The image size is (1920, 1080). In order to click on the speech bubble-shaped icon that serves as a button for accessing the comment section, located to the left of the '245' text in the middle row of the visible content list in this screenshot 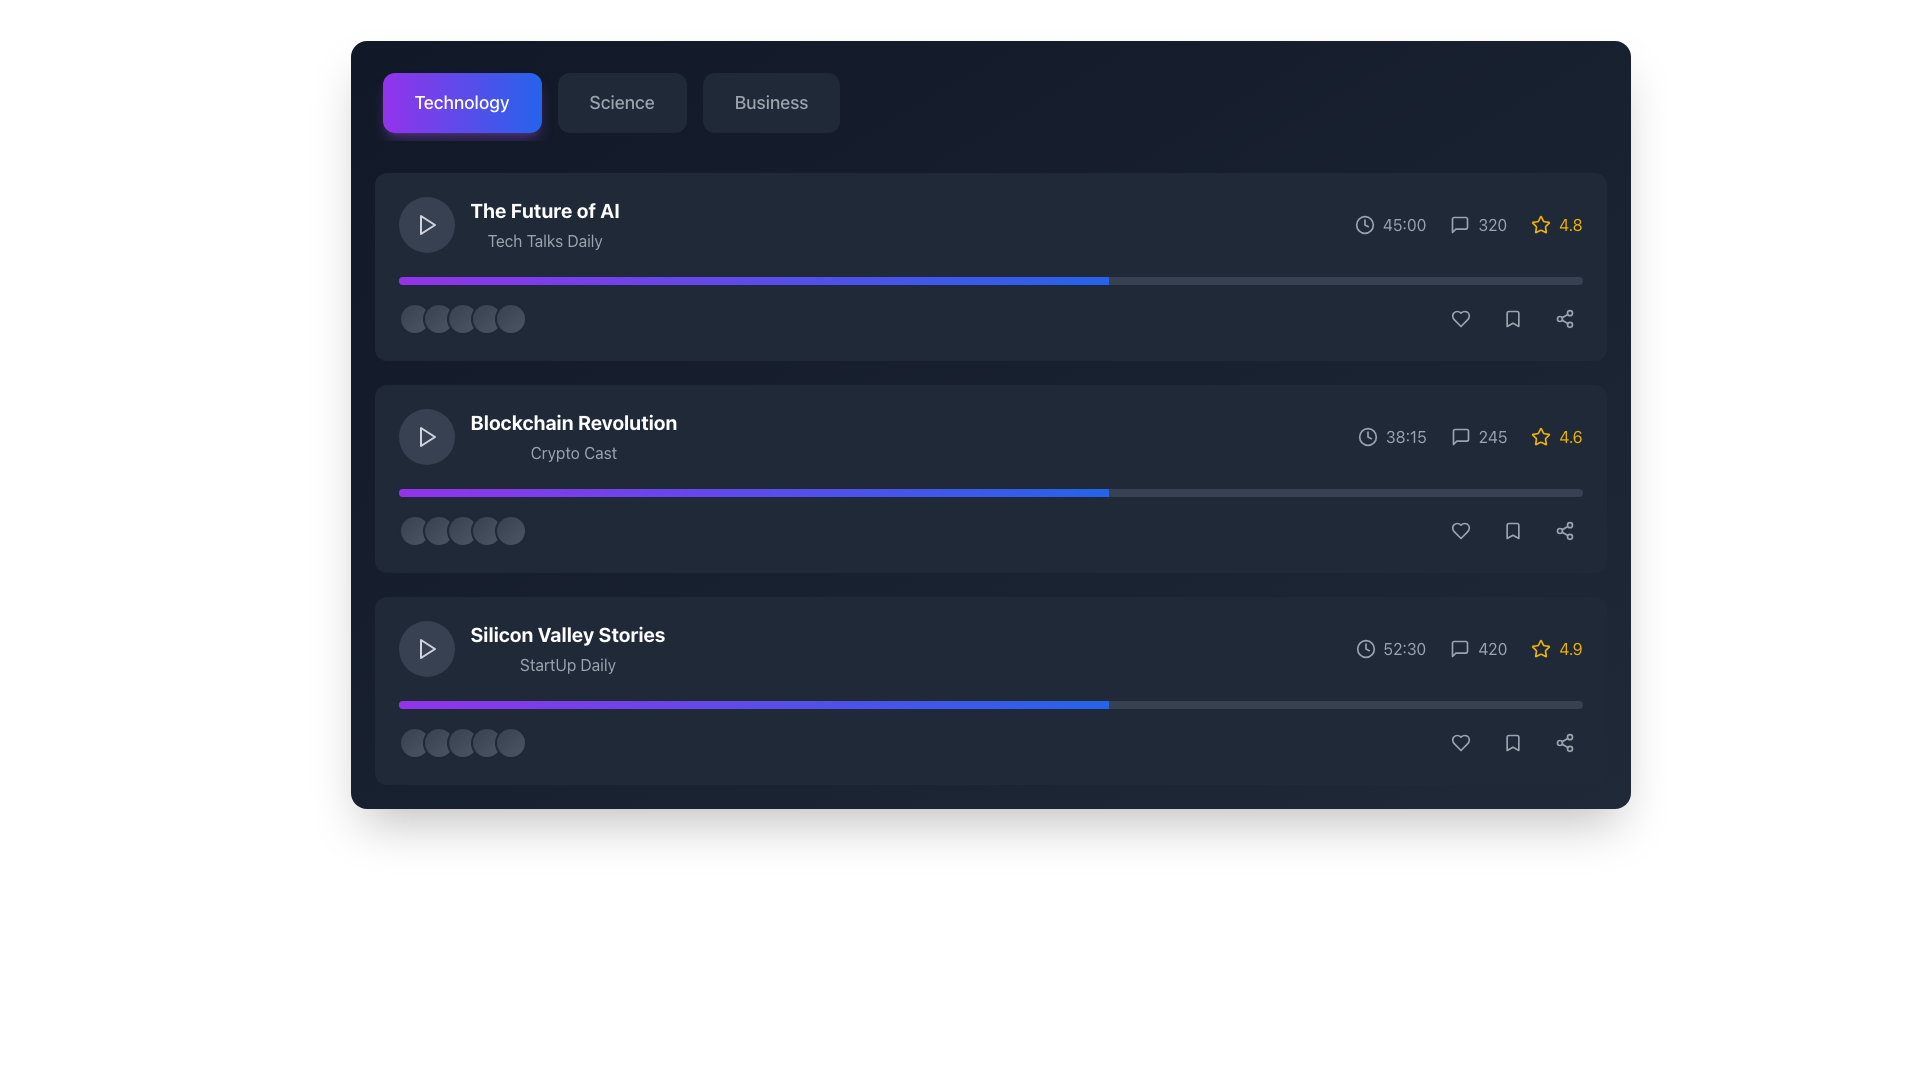, I will do `click(1460, 435)`.